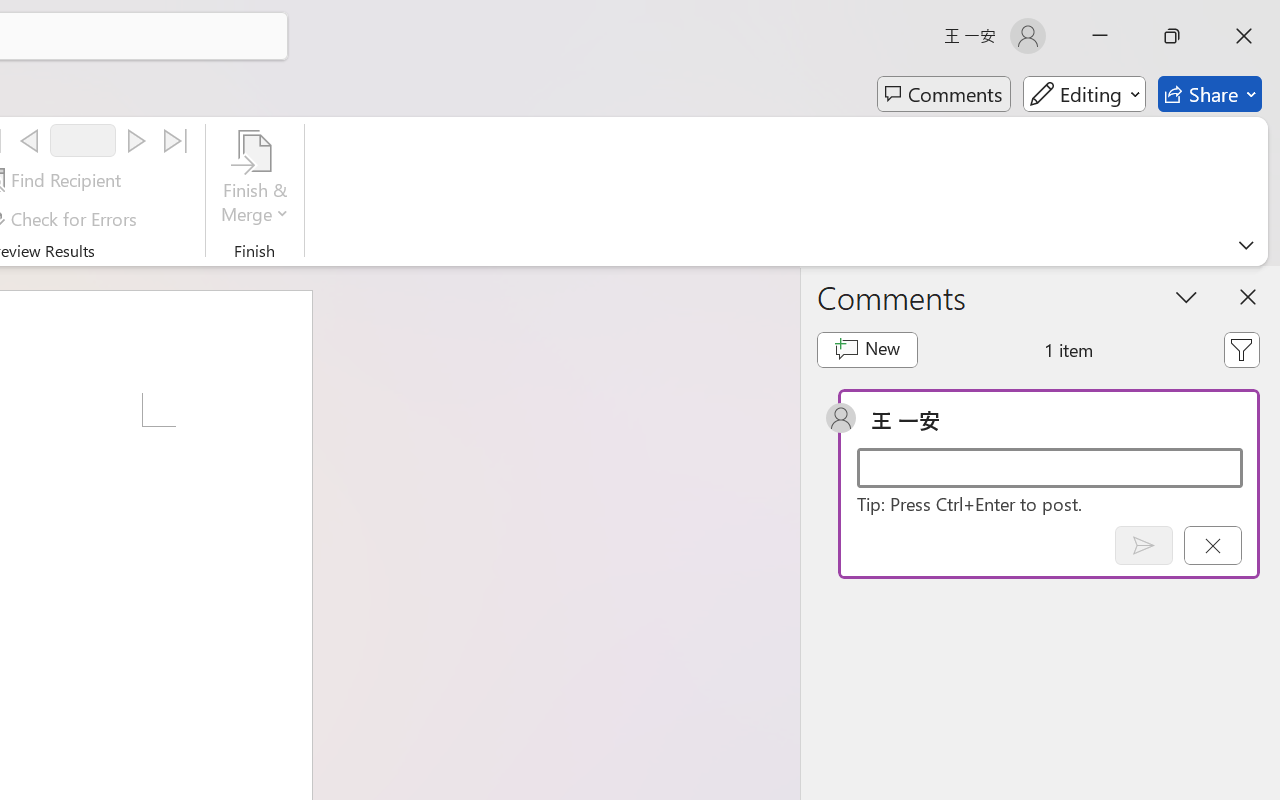 The width and height of the screenshot is (1280, 800). I want to click on 'Post comment (Ctrl + Enter)', so click(1143, 545).